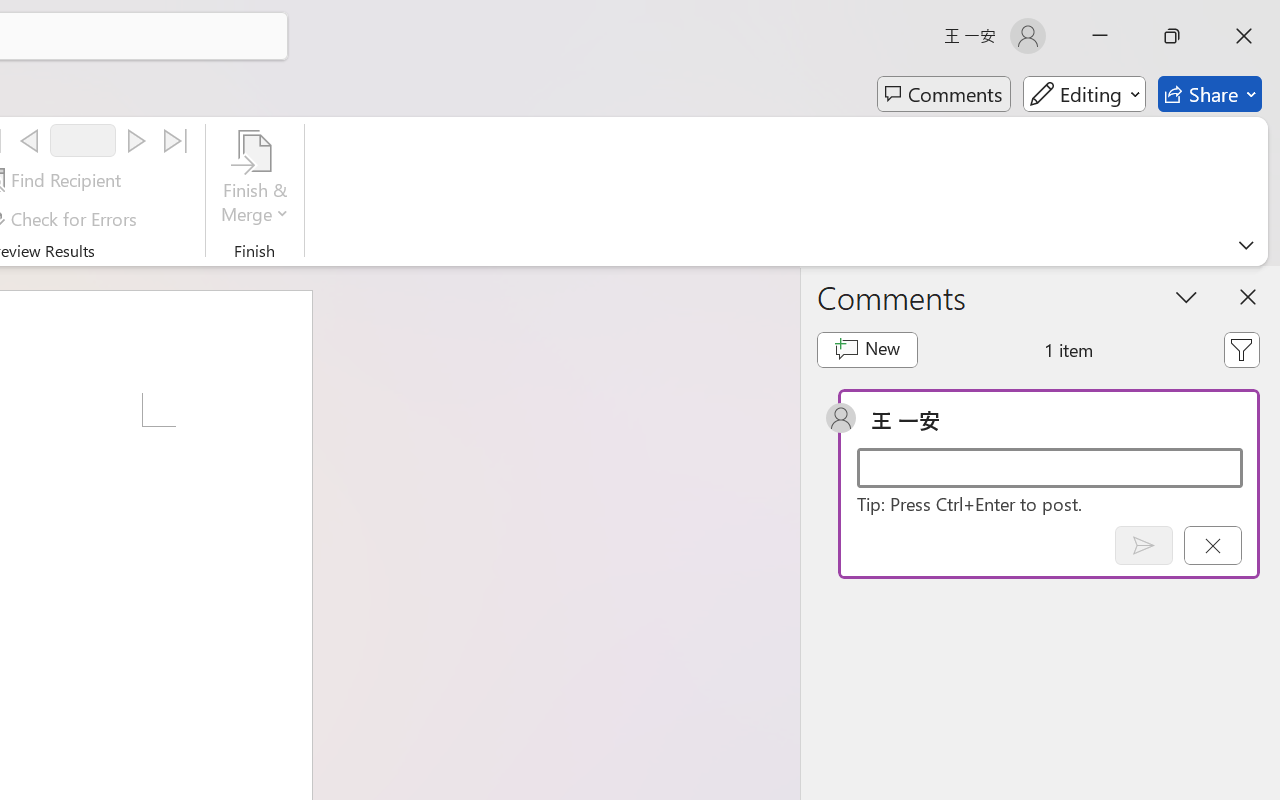 The width and height of the screenshot is (1280, 800). I want to click on 'Post comment (Ctrl + Enter)', so click(1143, 545).